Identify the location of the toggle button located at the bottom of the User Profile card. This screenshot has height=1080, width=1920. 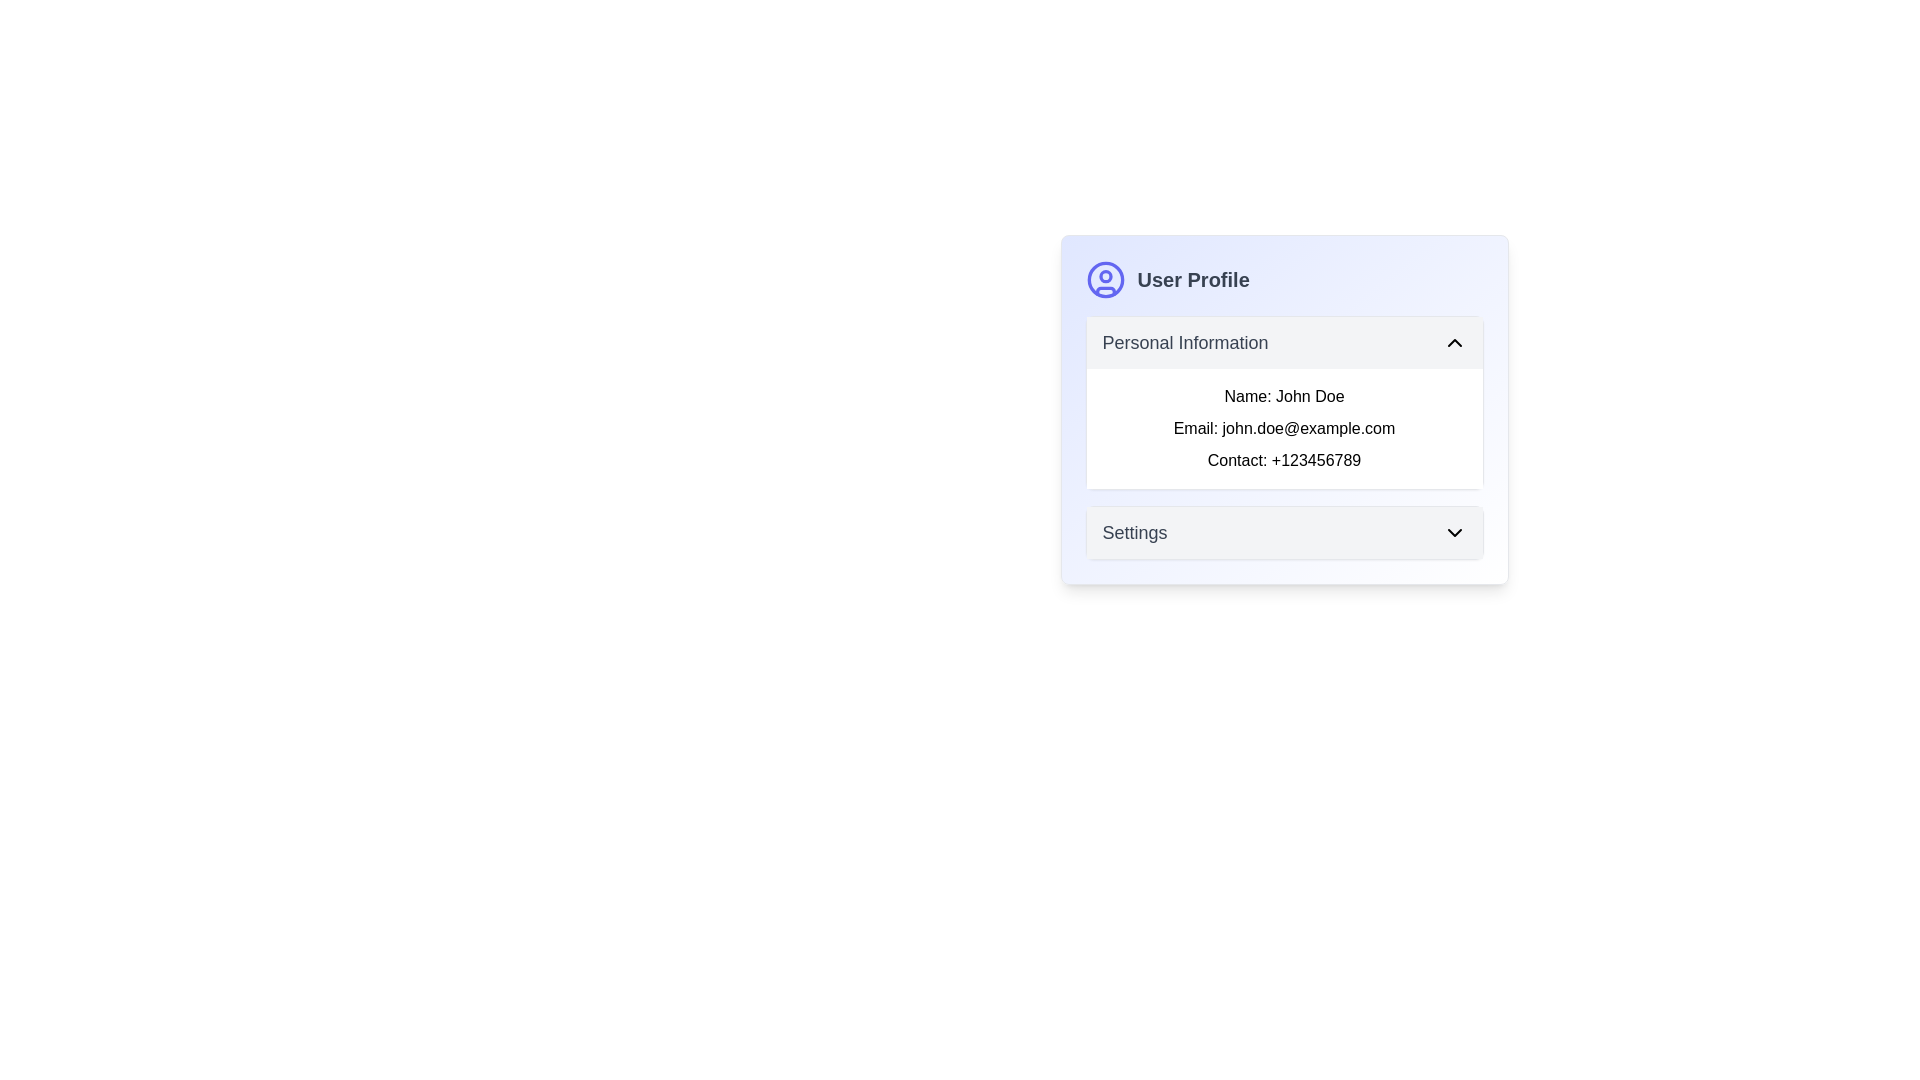
(1284, 531).